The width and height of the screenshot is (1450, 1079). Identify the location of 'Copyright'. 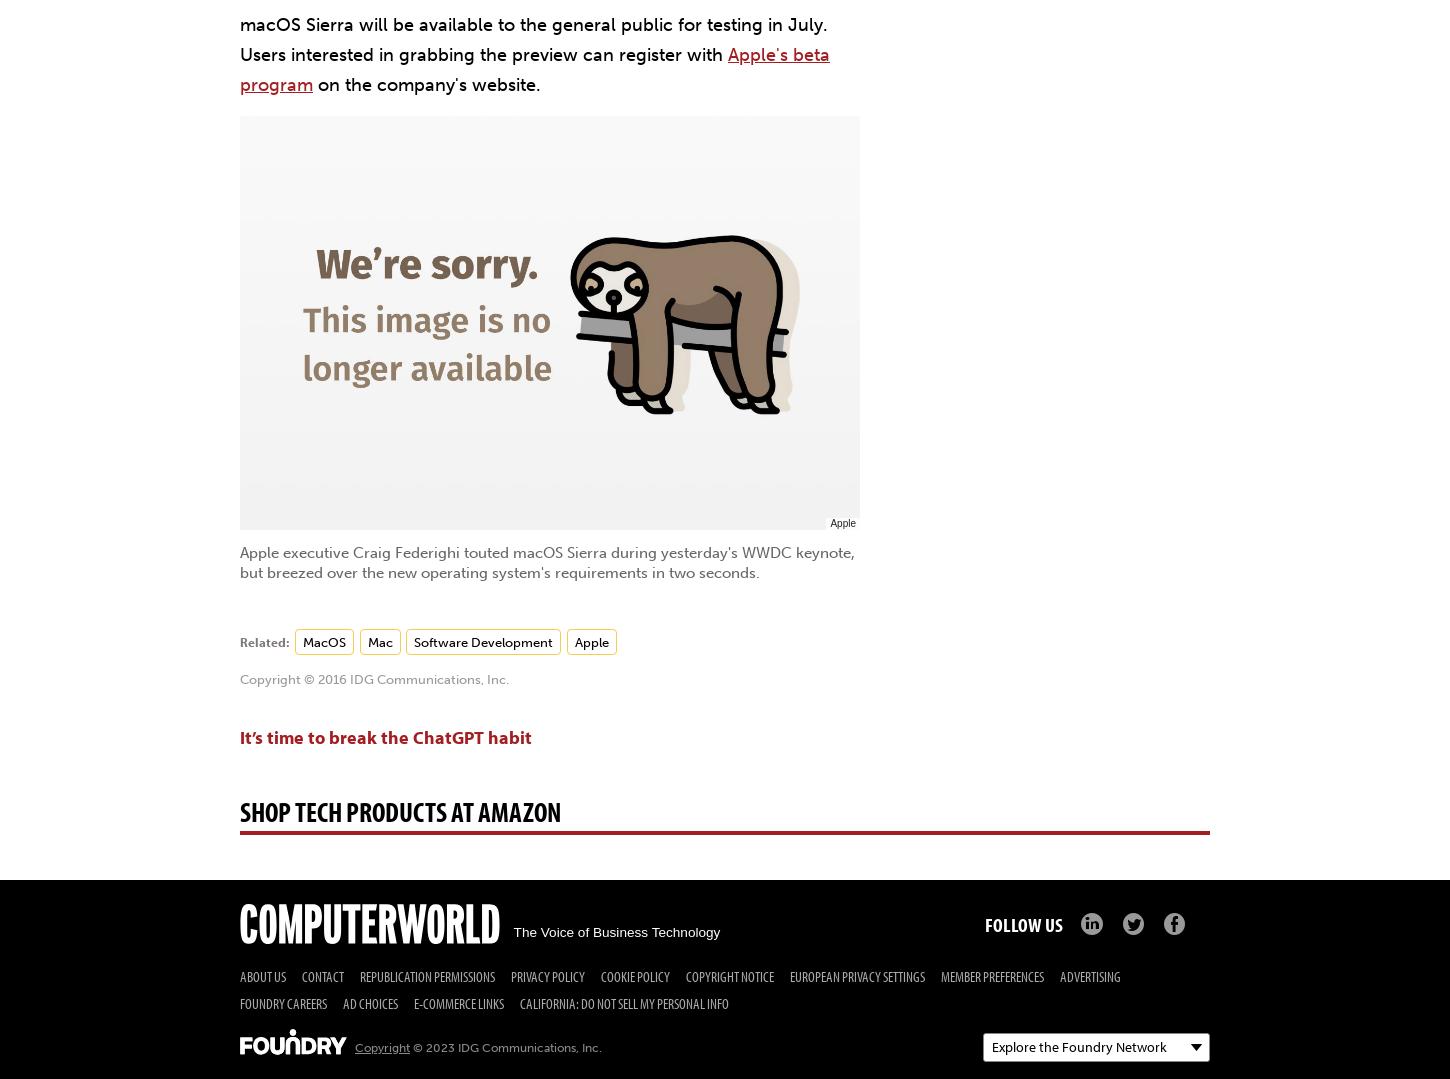
(381, 1045).